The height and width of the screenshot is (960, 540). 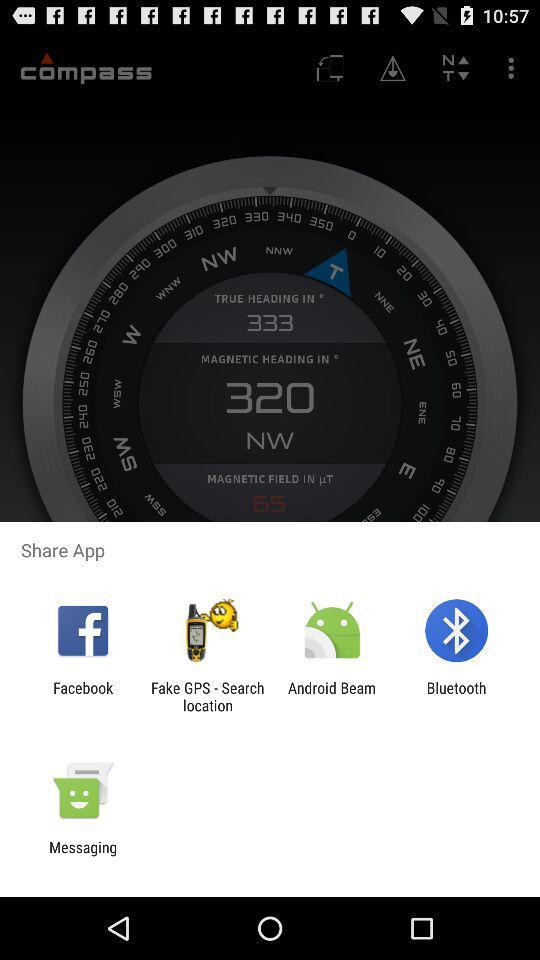 What do you see at coordinates (206, 696) in the screenshot?
I see `item next to the facebook icon` at bounding box center [206, 696].